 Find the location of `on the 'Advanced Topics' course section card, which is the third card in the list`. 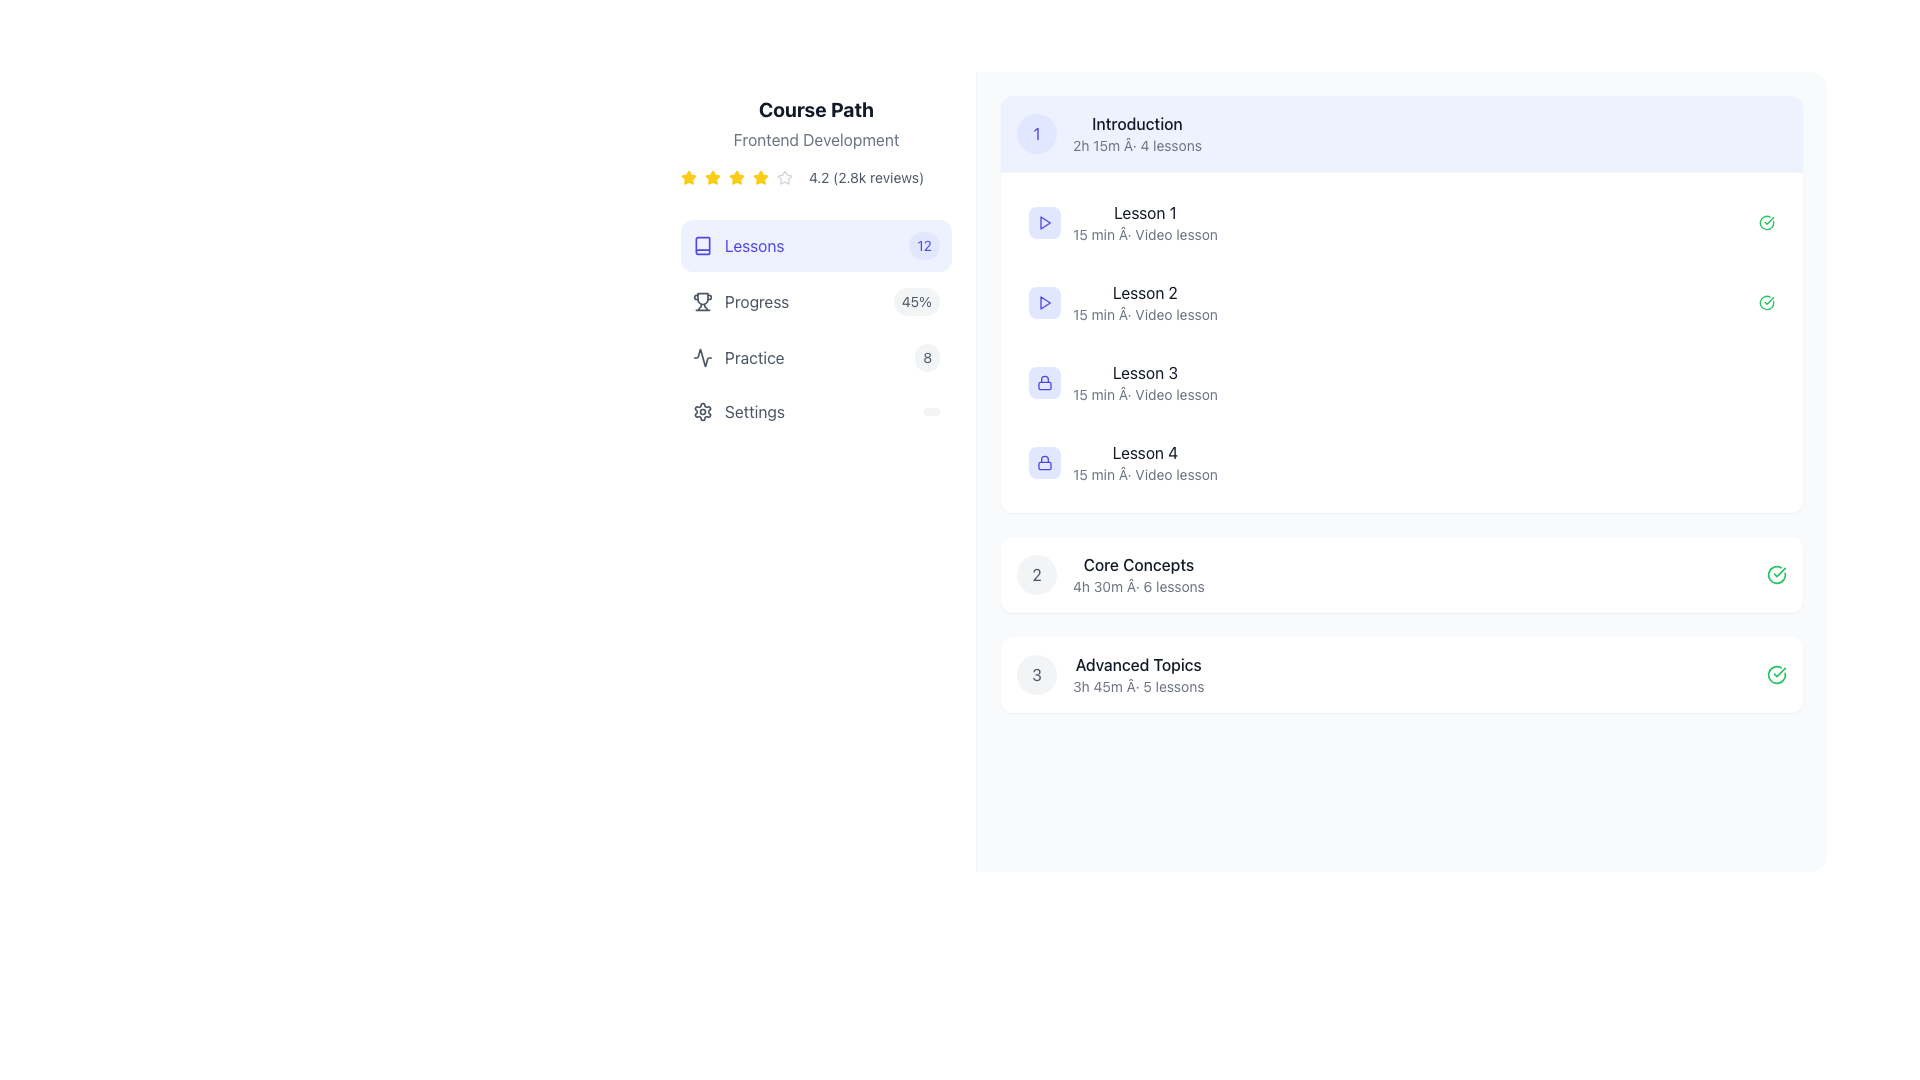

on the 'Advanced Topics' course section card, which is the third card in the list is located at coordinates (1400, 675).